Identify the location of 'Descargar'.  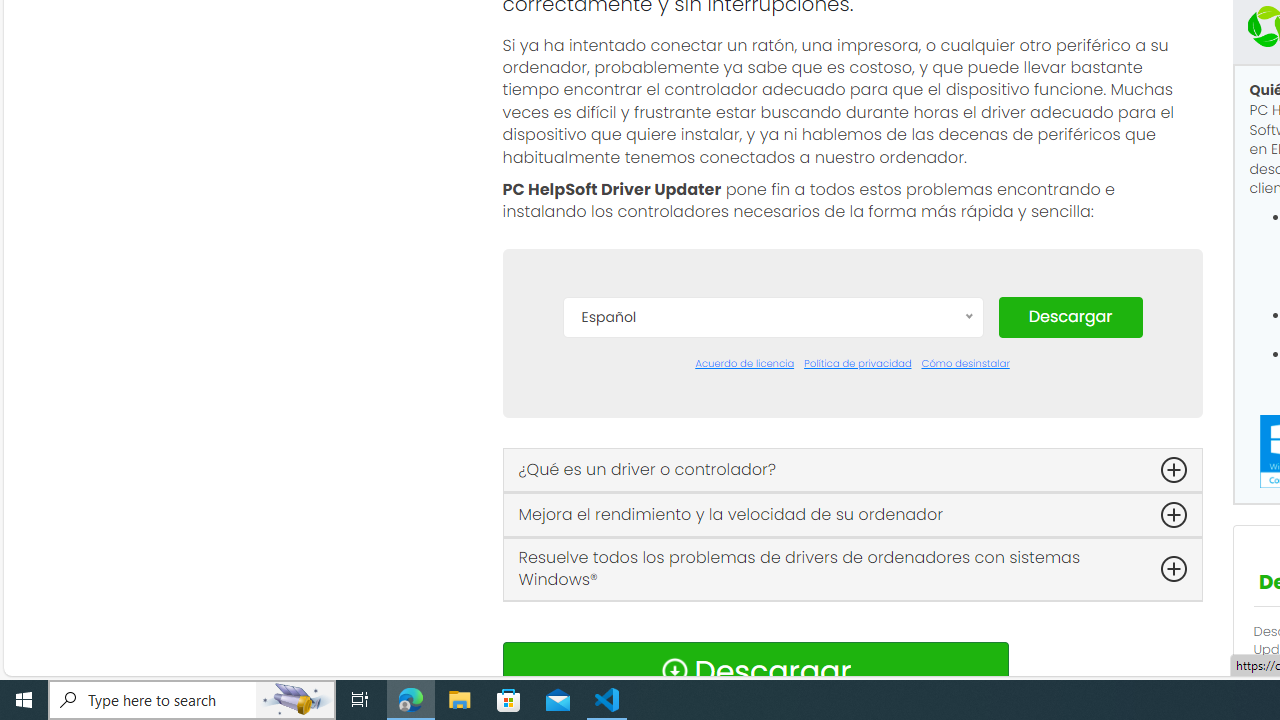
(1069, 315).